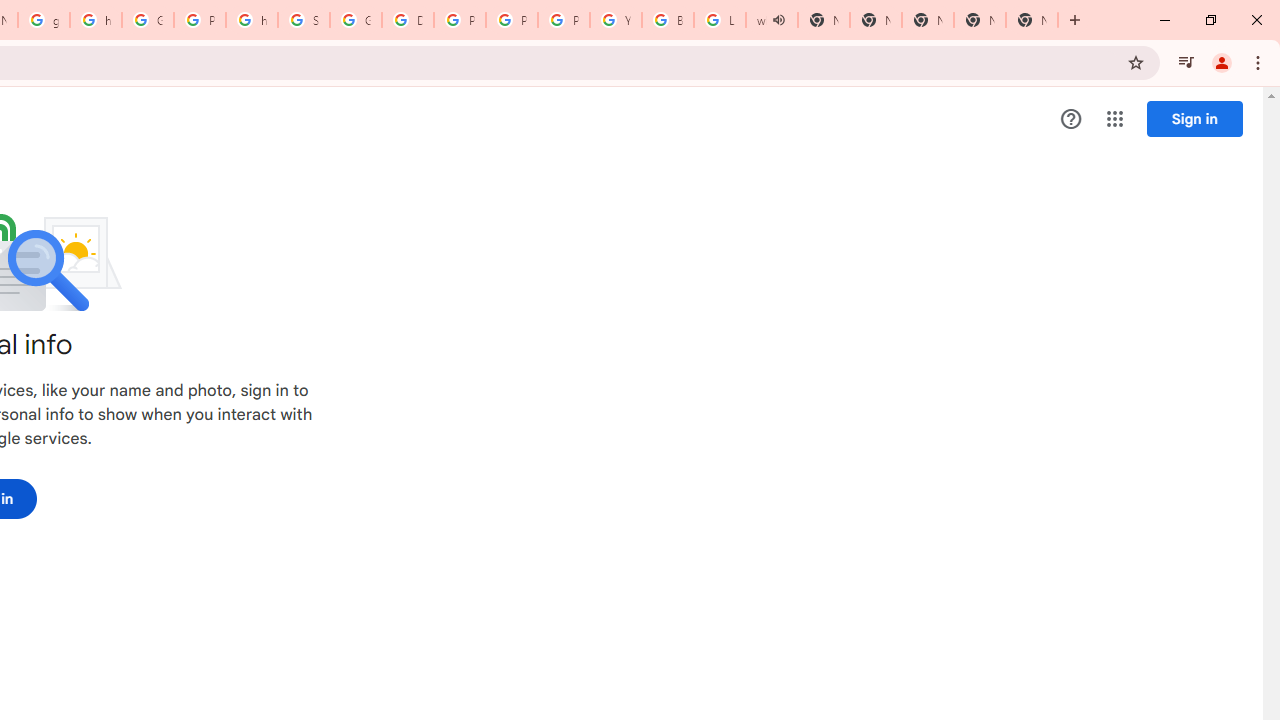 Image resolution: width=1280 pixels, height=720 pixels. What do you see at coordinates (615, 20) in the screenshot?
I see `'YouTube'` at bounding box center [615, 20].